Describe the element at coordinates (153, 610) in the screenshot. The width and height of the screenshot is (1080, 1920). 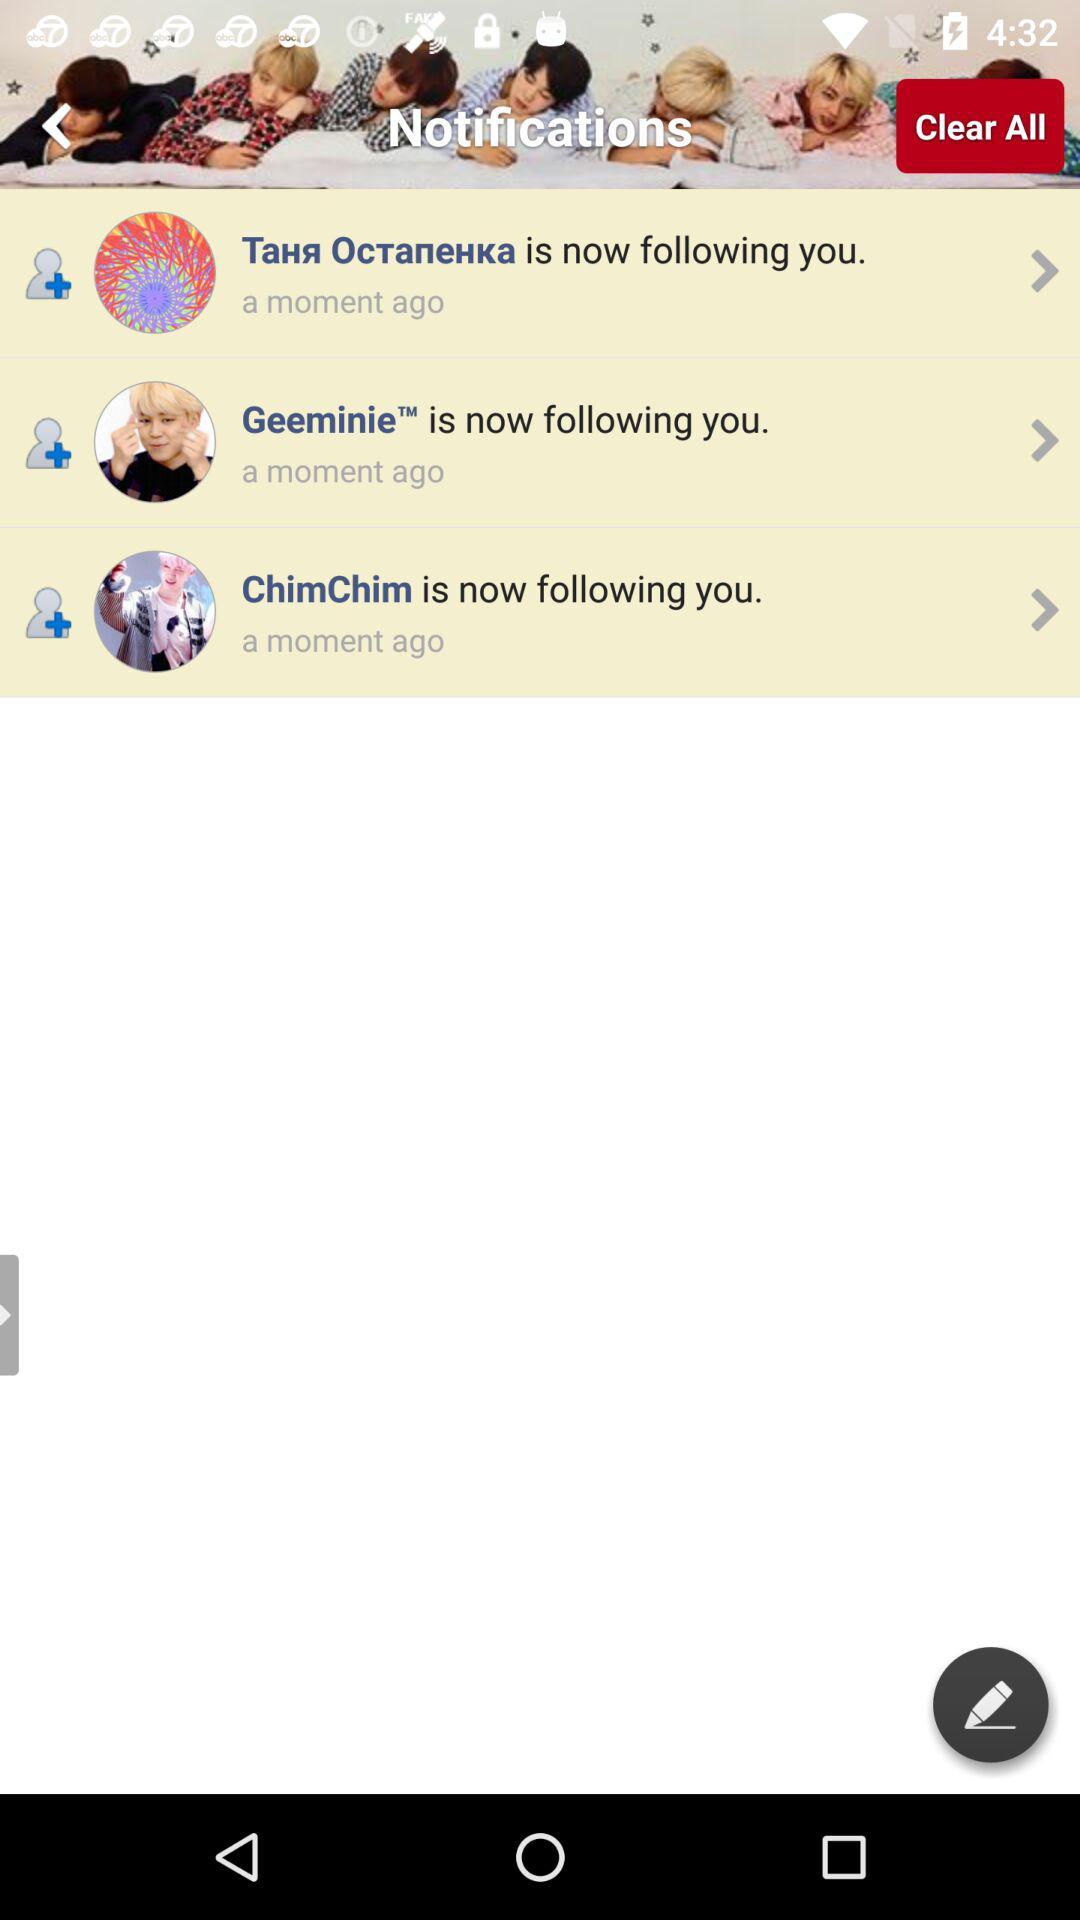
I see `profile of a person` at that location.